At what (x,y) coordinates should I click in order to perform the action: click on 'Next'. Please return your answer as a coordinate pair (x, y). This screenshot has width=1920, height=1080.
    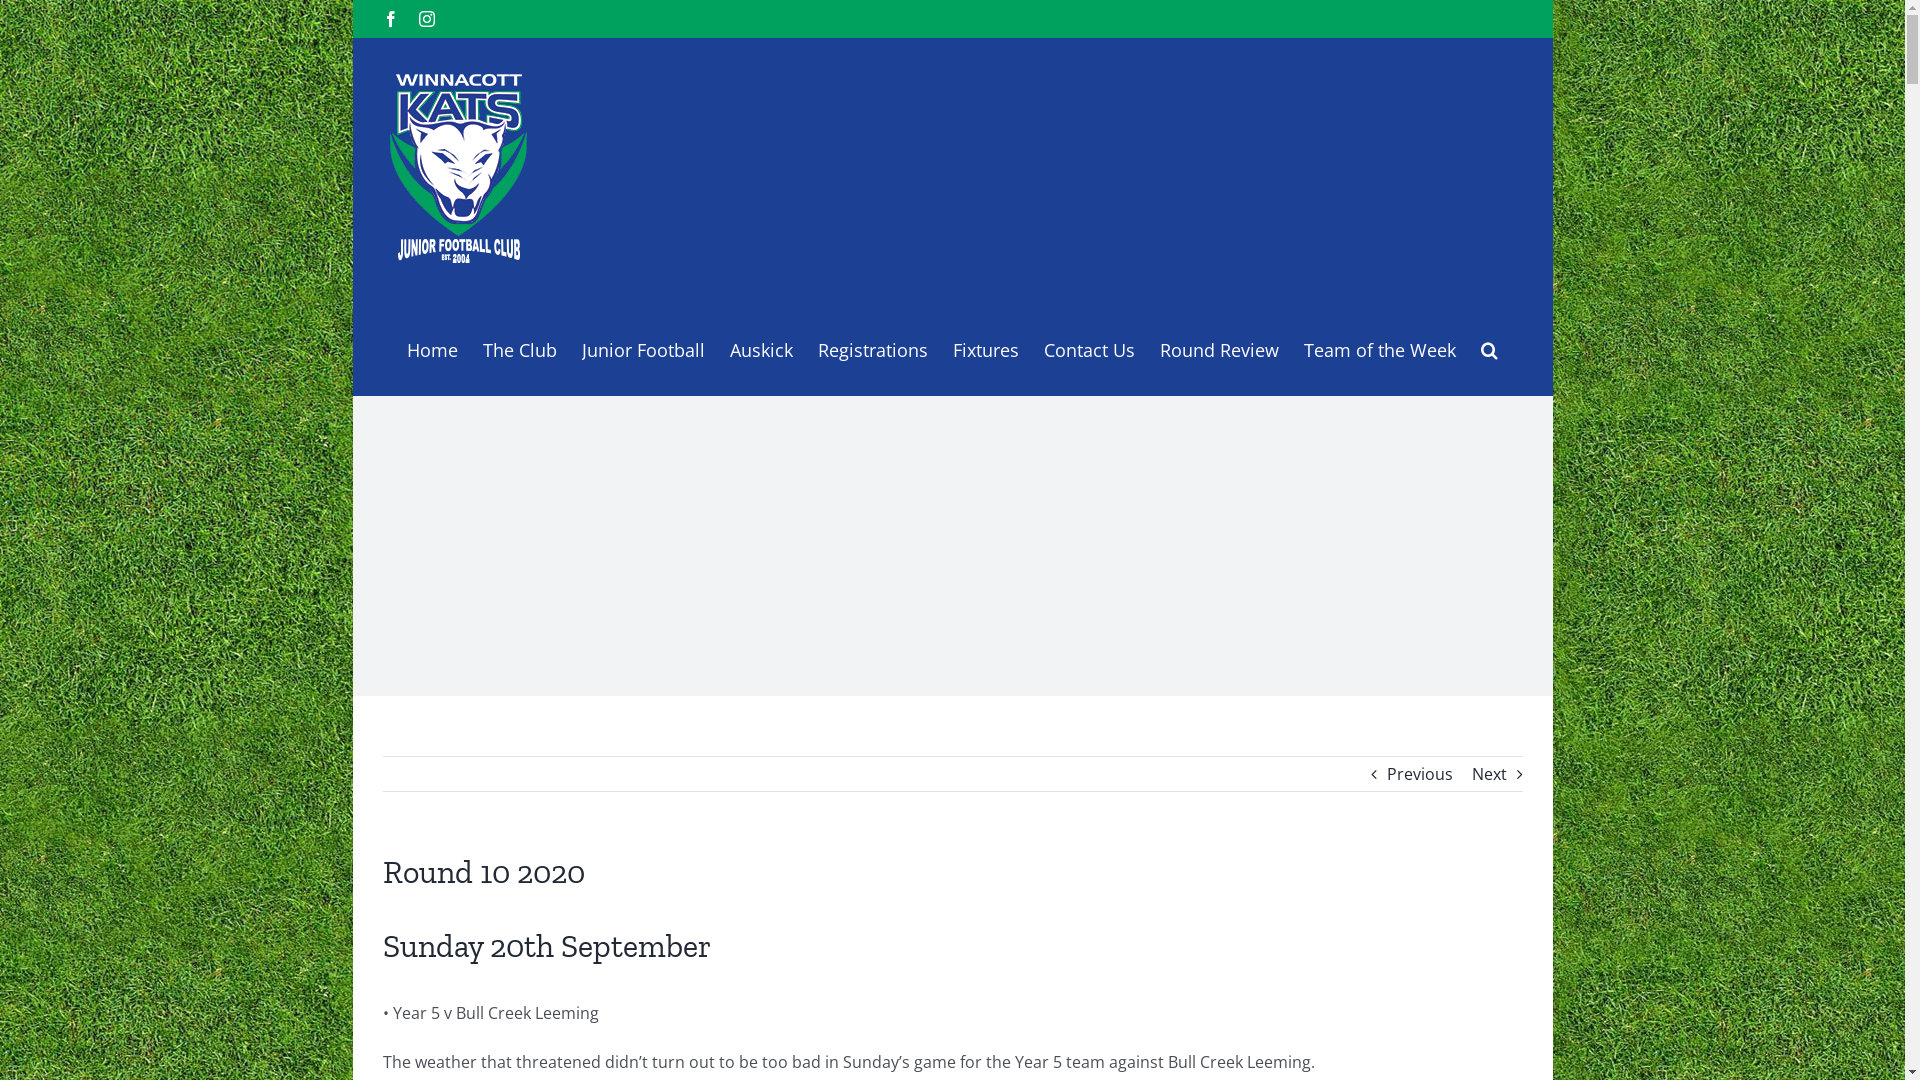
    Looking at the image, I should click on (1489, 773).